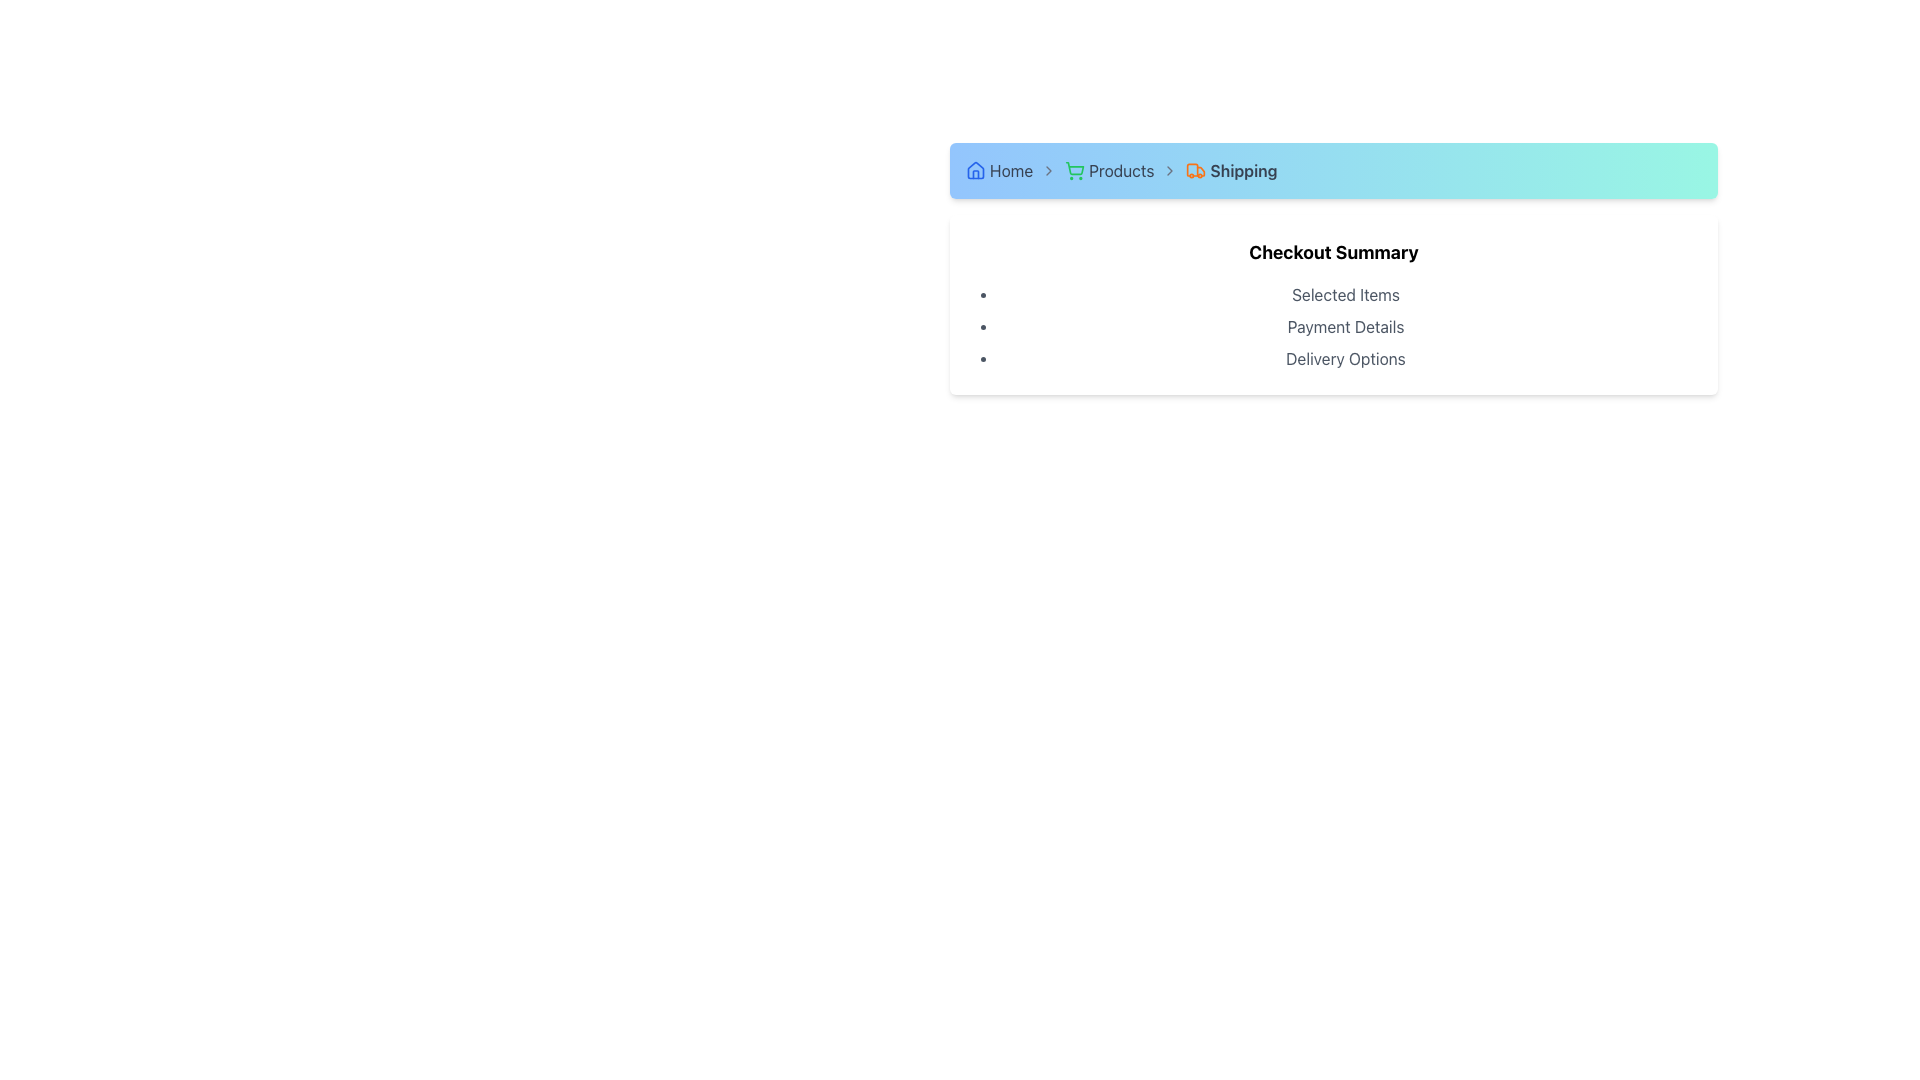 Image resolution: width=1920 pixels, height=1080 pixels. I want to click on the breadcrumb item labeled 'Shipping' with an orange truck icon, so click(1230, 169).